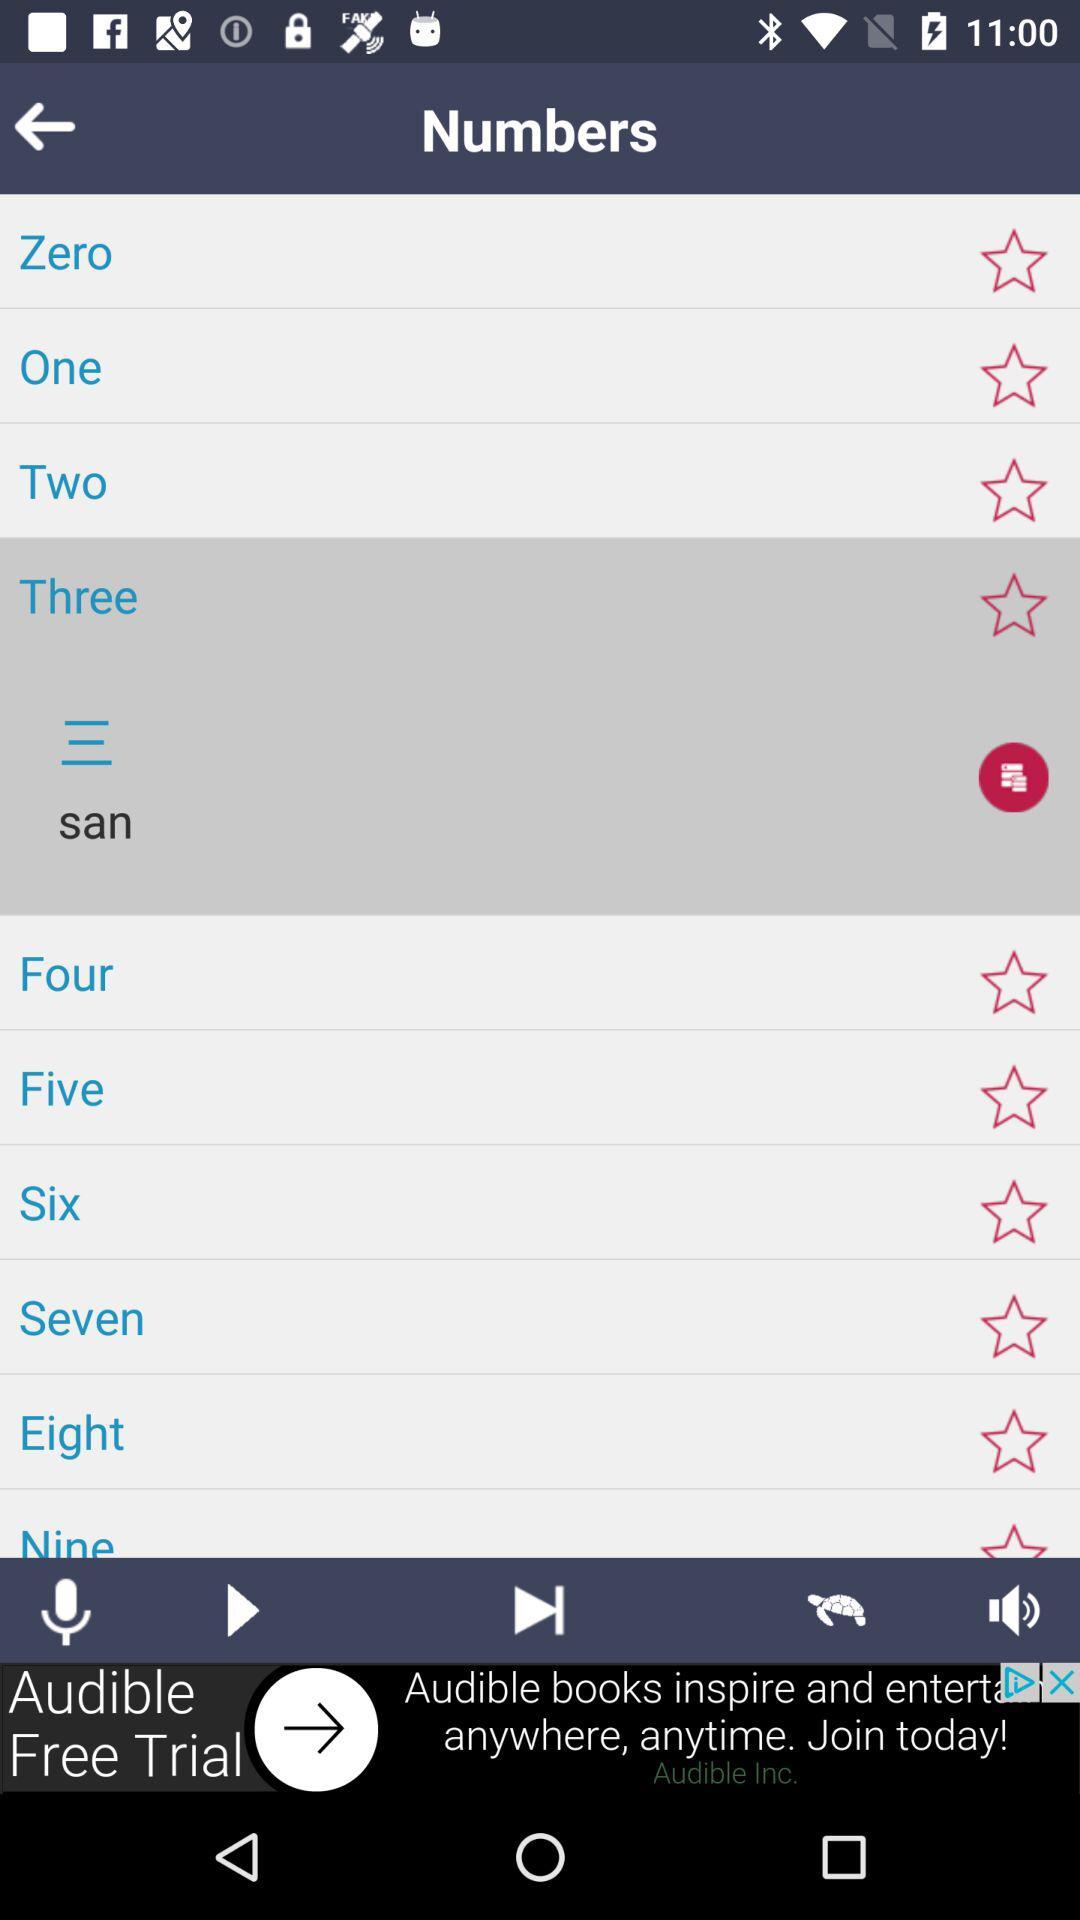  Describe the element at coordinates (538, 1610) in the screenshot. I see `the skip_next icon` at that location.